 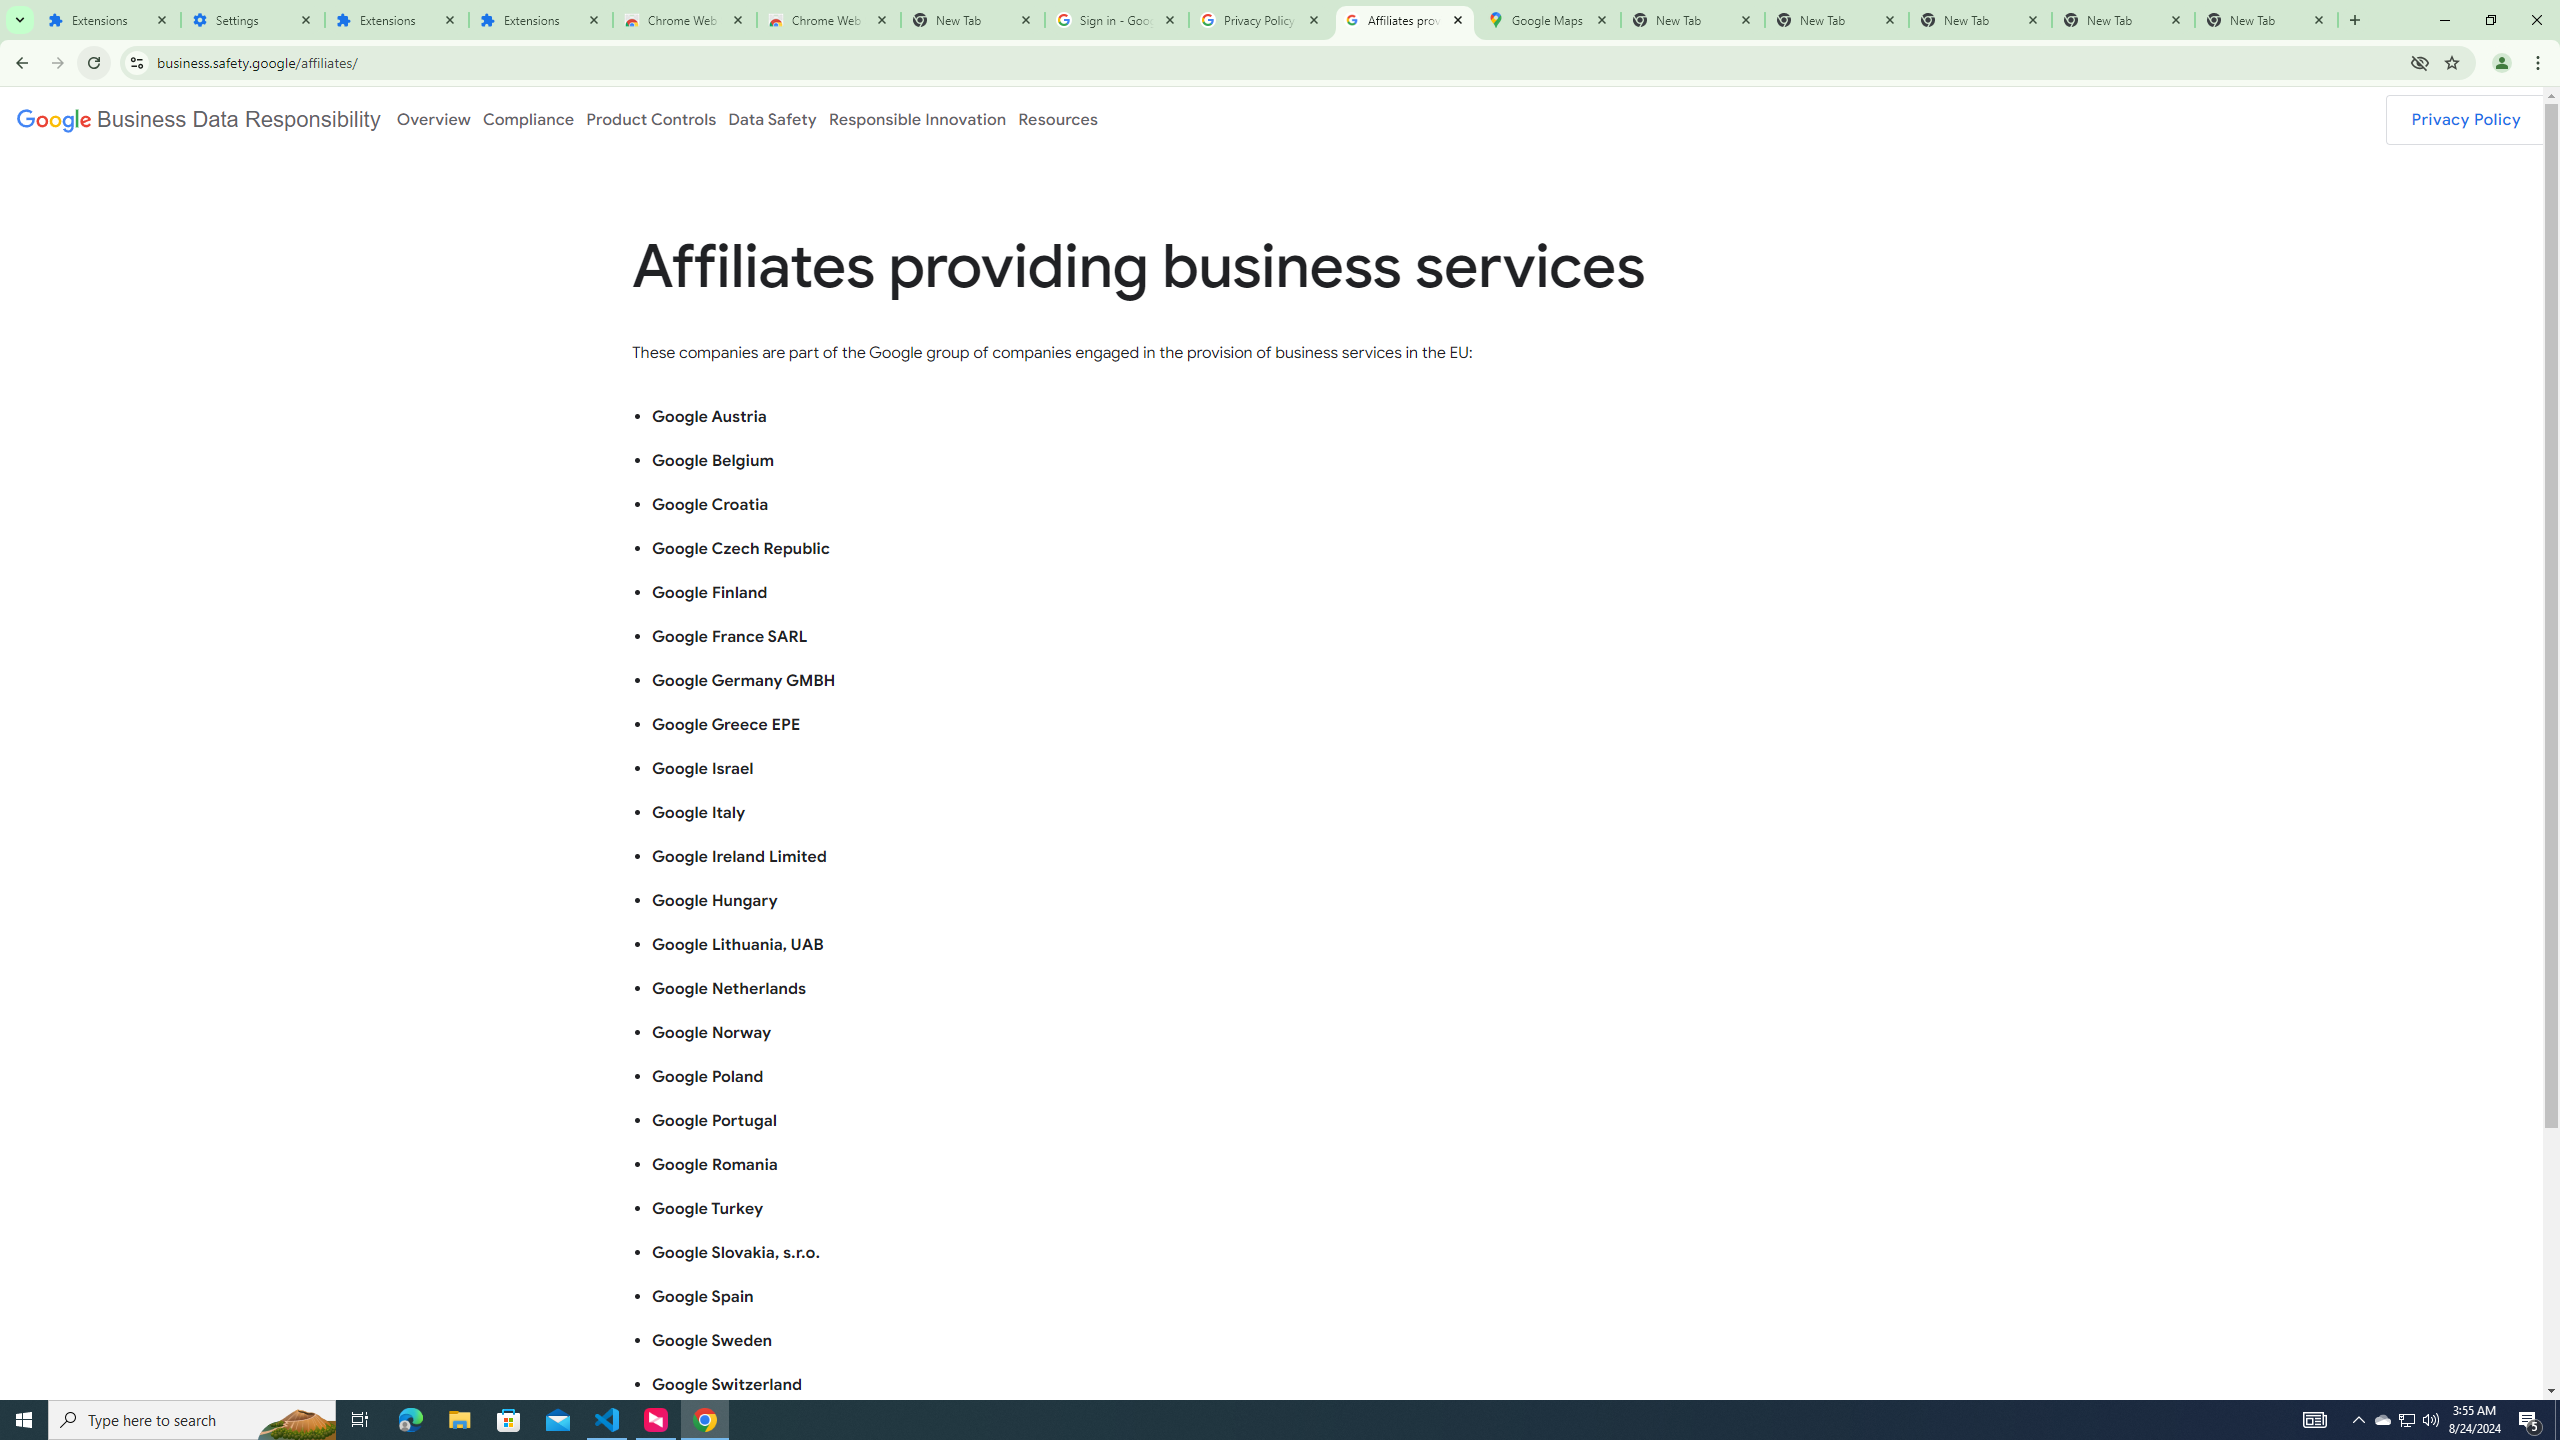 What do you see at coordinates (432, 118) in the screenshot?
I see `'Overview'` at bounding box center [432, 118].